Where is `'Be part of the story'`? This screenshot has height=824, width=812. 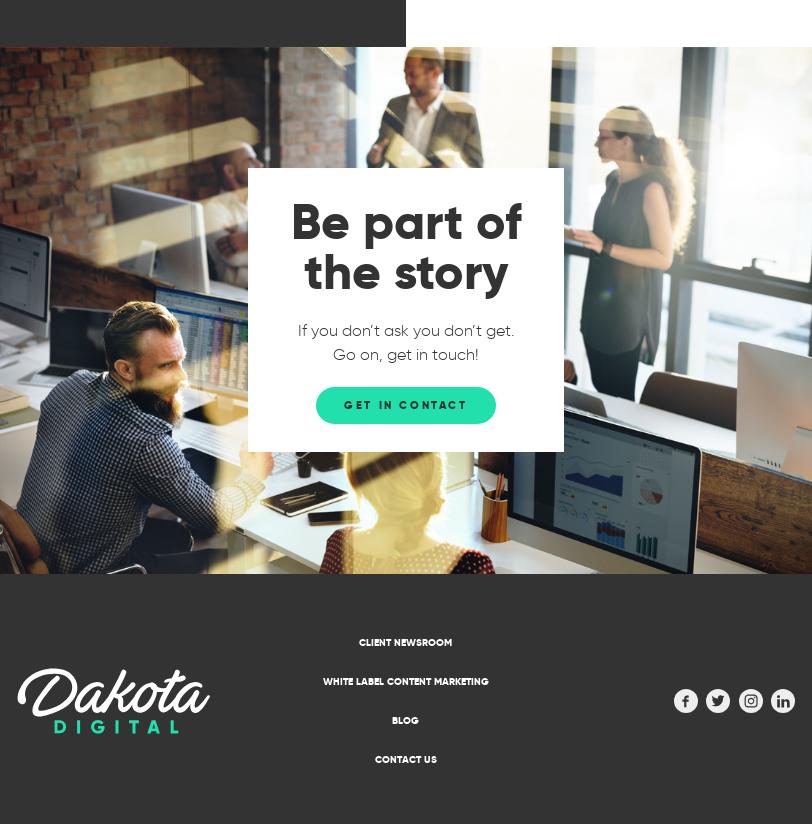
'Be part of the story' is located at coordinates (406, 246).